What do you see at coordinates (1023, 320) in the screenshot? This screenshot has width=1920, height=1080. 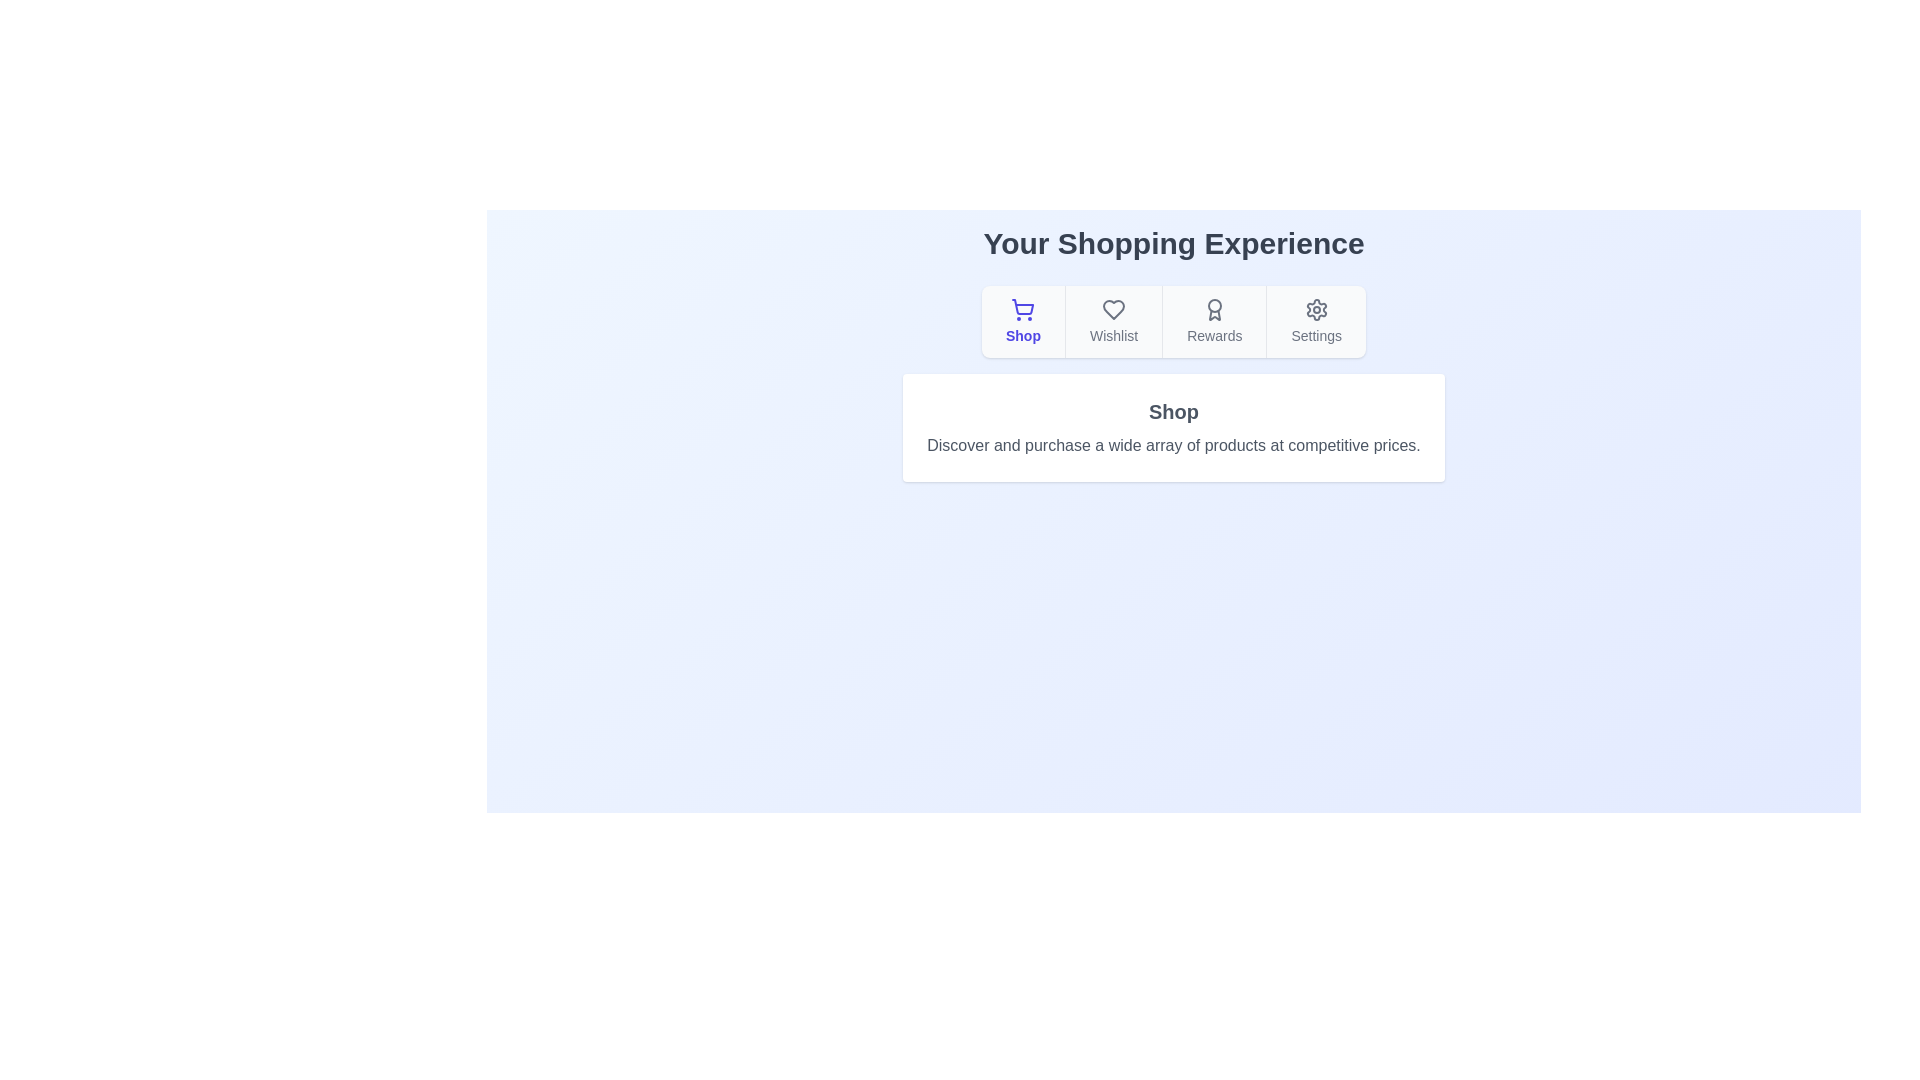 I see `the tab labeled Shop` at bounding box center [1023, 320].